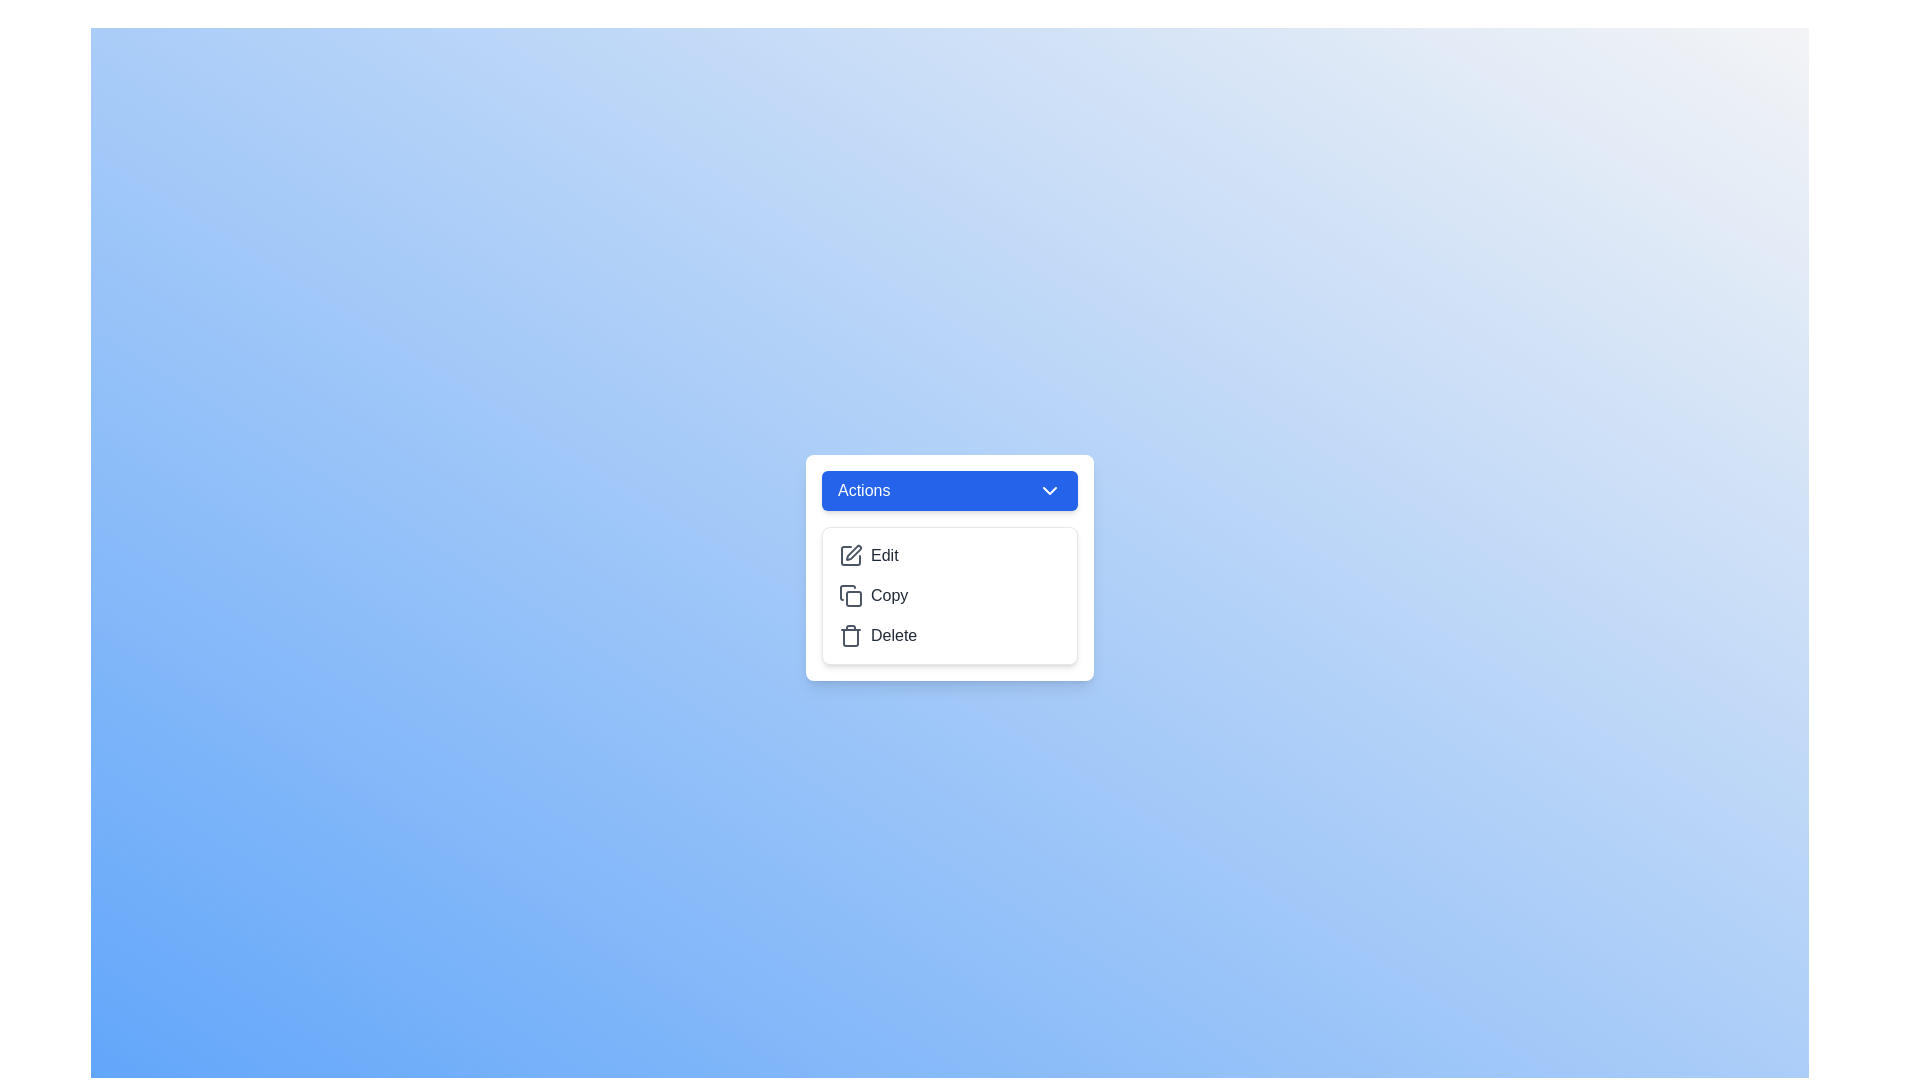 This screenshot has height=1080, width=1920. Describe the element at coordinates (949, 595) in the screenshot. I see `the 'Copy' button, which is the second option in the 'Actions' dropdown menu, located between 'Edit' and 'Delete'` at that location.